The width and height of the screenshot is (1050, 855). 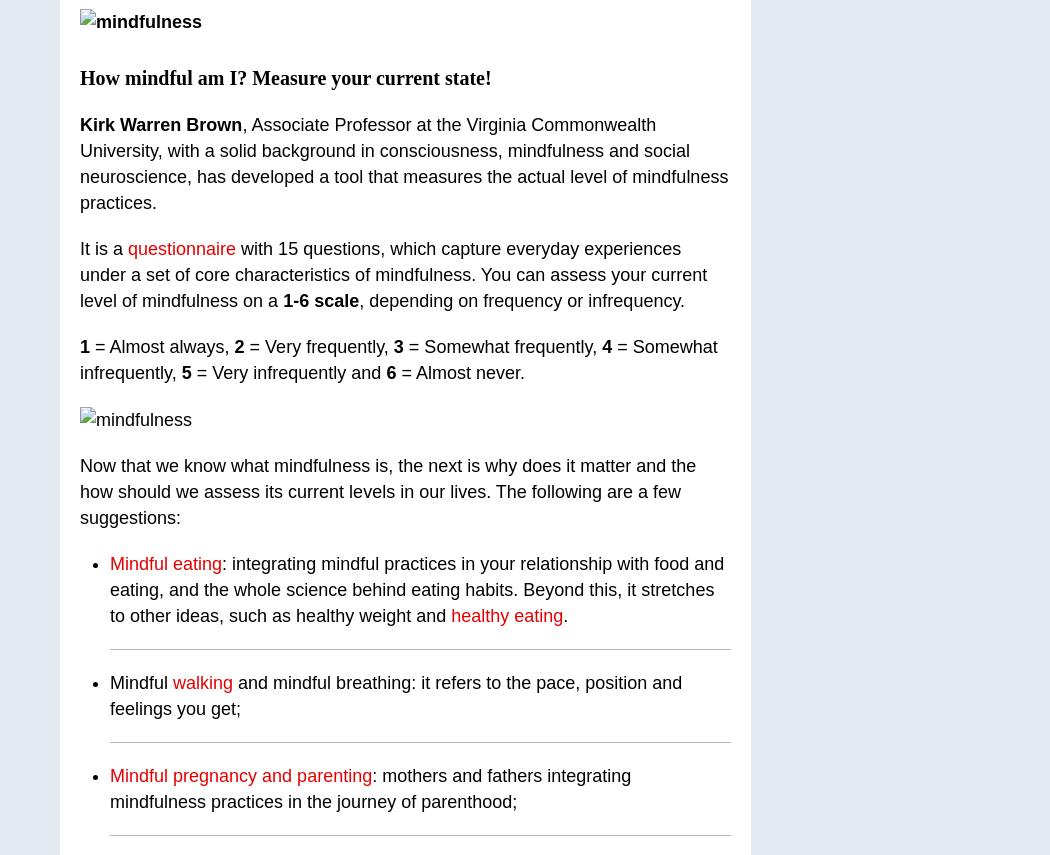 What do you see at coordinates (506, 615) in the screenshot?
I see `'healthy eating'` at bounding box center [506, 615].